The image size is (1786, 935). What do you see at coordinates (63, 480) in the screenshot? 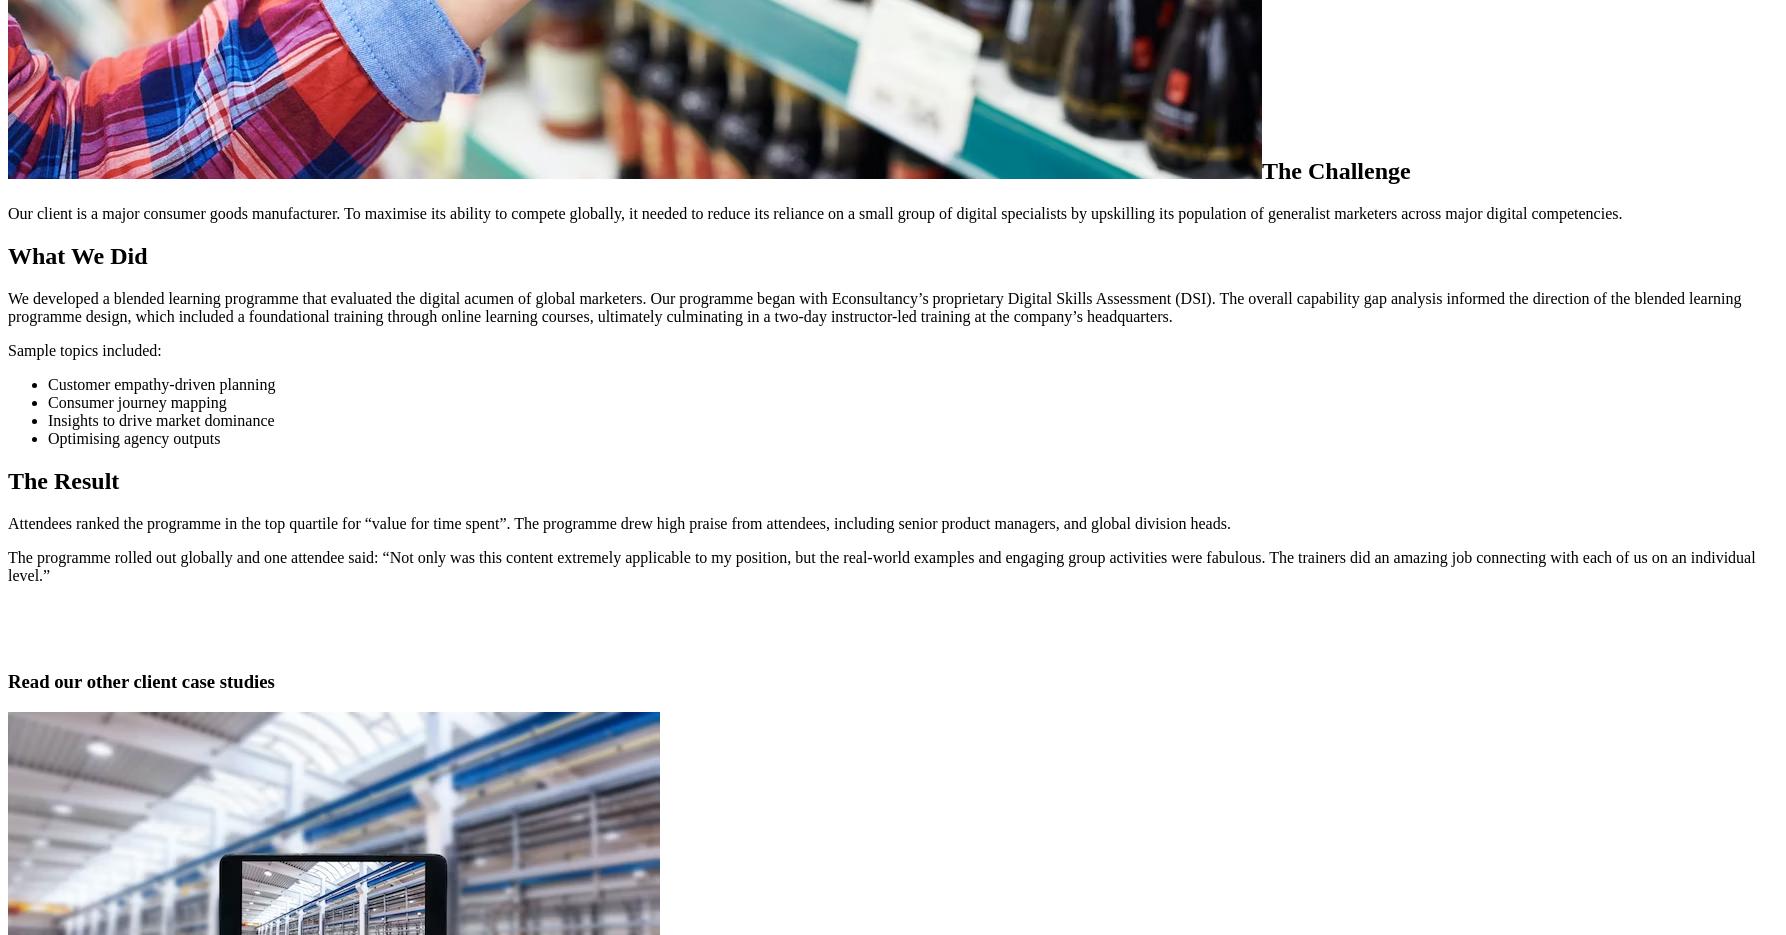
I see `'The Result'` at bounding box center [63, 480].